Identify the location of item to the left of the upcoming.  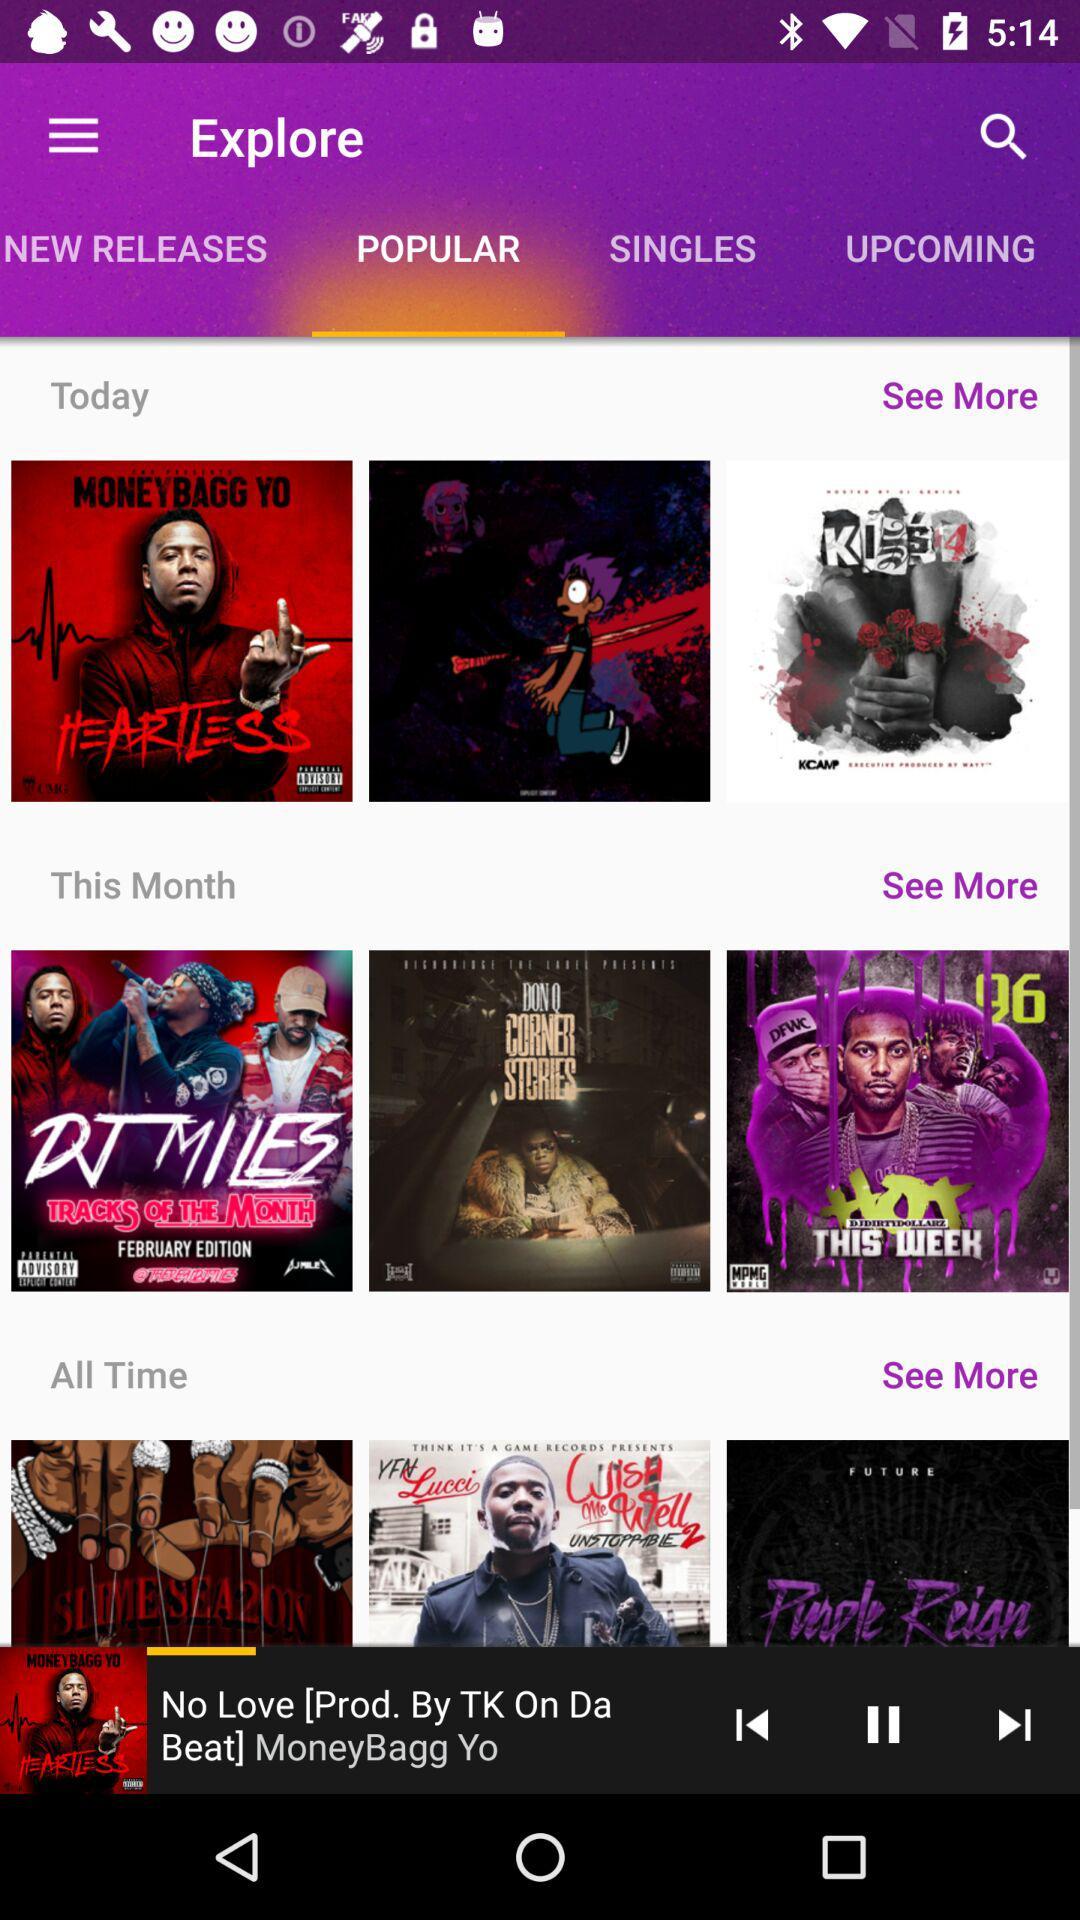
(681, 246).